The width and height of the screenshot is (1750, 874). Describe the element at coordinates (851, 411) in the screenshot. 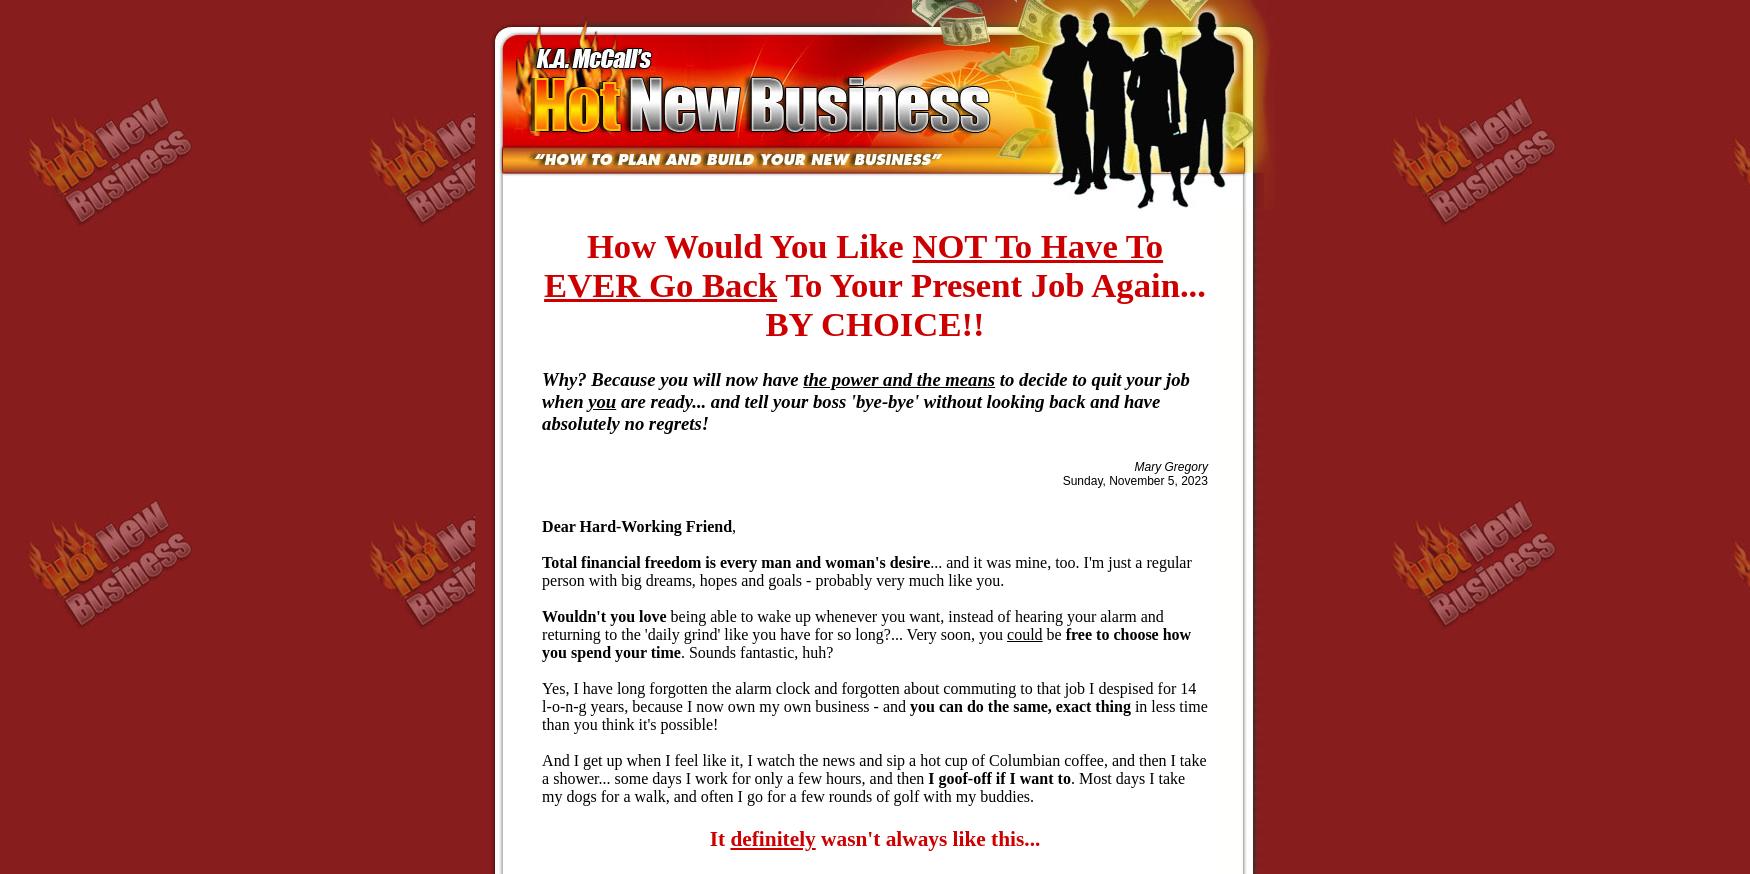

I see `'are ready... and tell your boss 'bye-bye' without looking back and have absolutely no regrets!'` at that location.